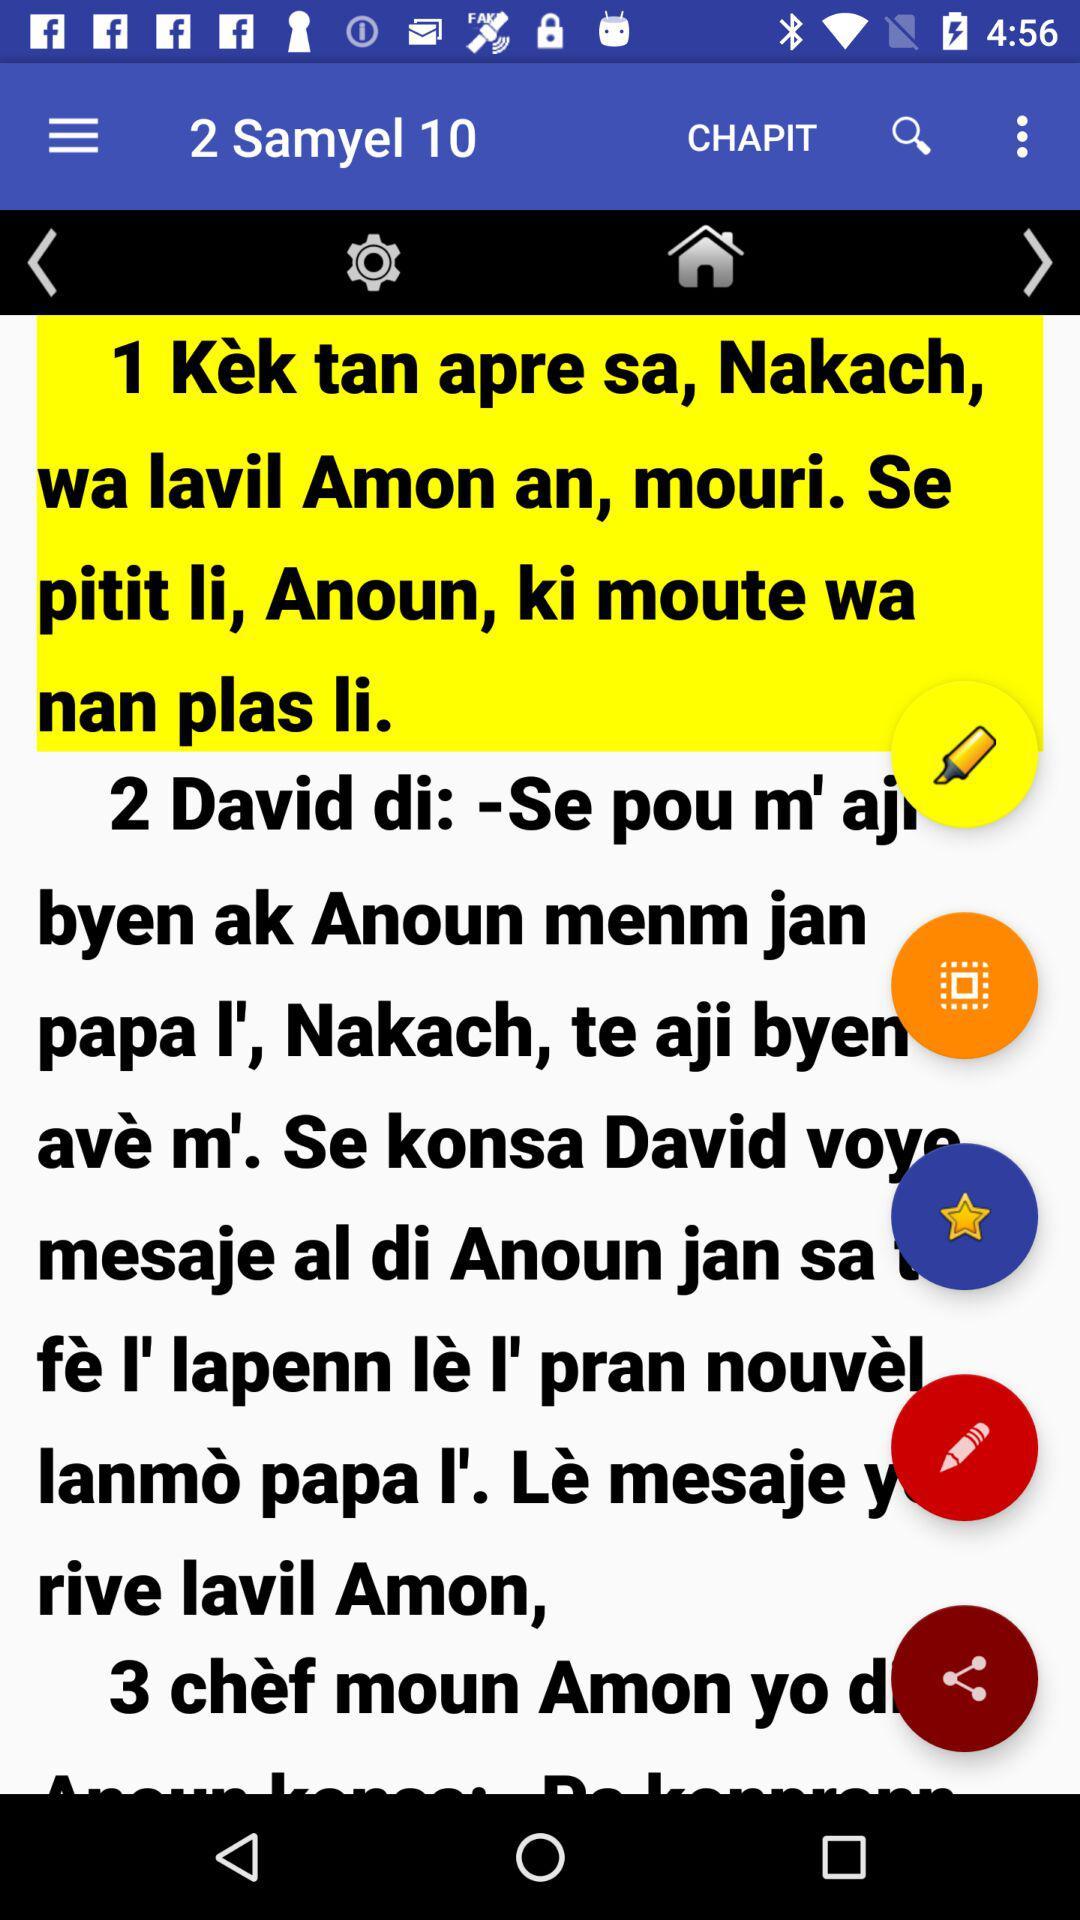 This screenshot has width=1080, height=1920. I want to click on the edit icon, so click(963, 753).